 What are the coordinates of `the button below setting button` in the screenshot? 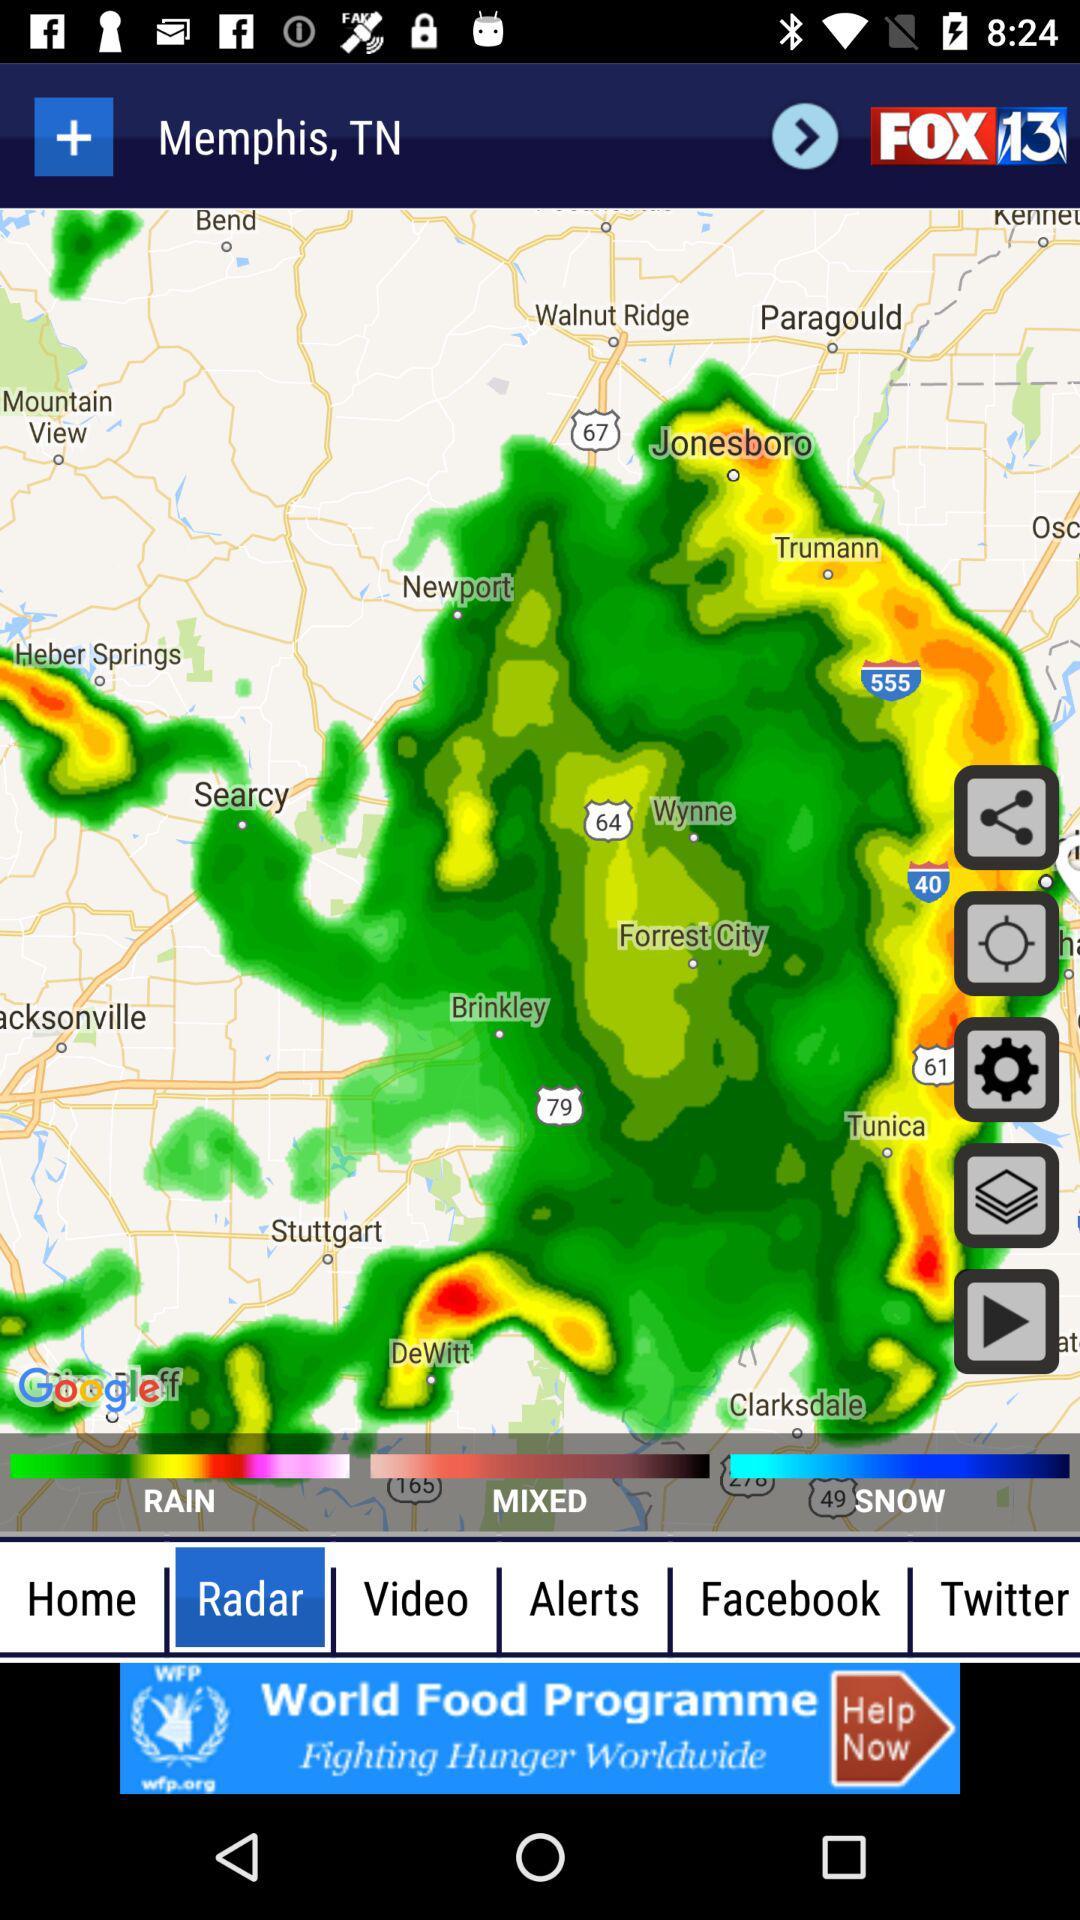 It's located at (1006, 1195).